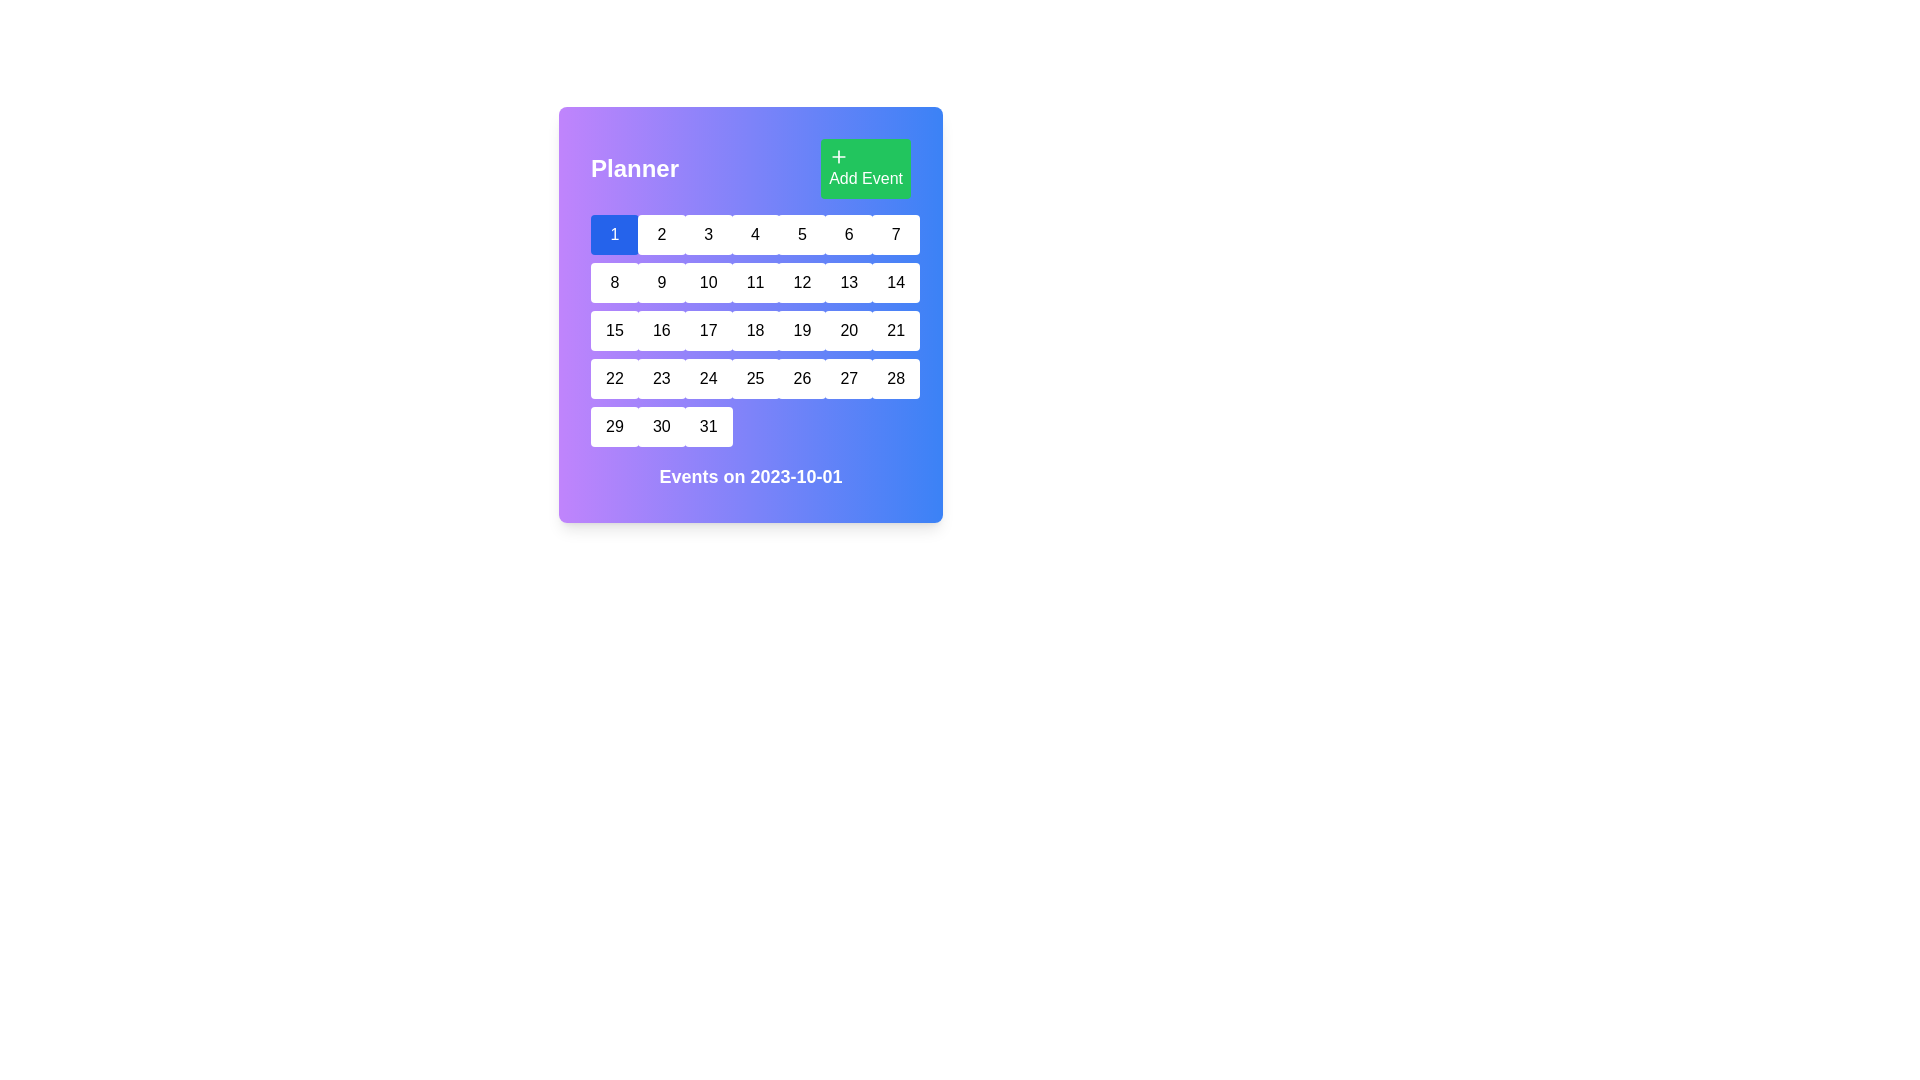 This screenshot has height=1080, width=1920. What do you see at coordinates (749, 477) in the screenshot?
I see `the informational text element displaying 'Events on 2023-10-01', which is styled in bold and located at the bottom of the planner interface, centered within a gradient background` at bounding box center [749, 477].